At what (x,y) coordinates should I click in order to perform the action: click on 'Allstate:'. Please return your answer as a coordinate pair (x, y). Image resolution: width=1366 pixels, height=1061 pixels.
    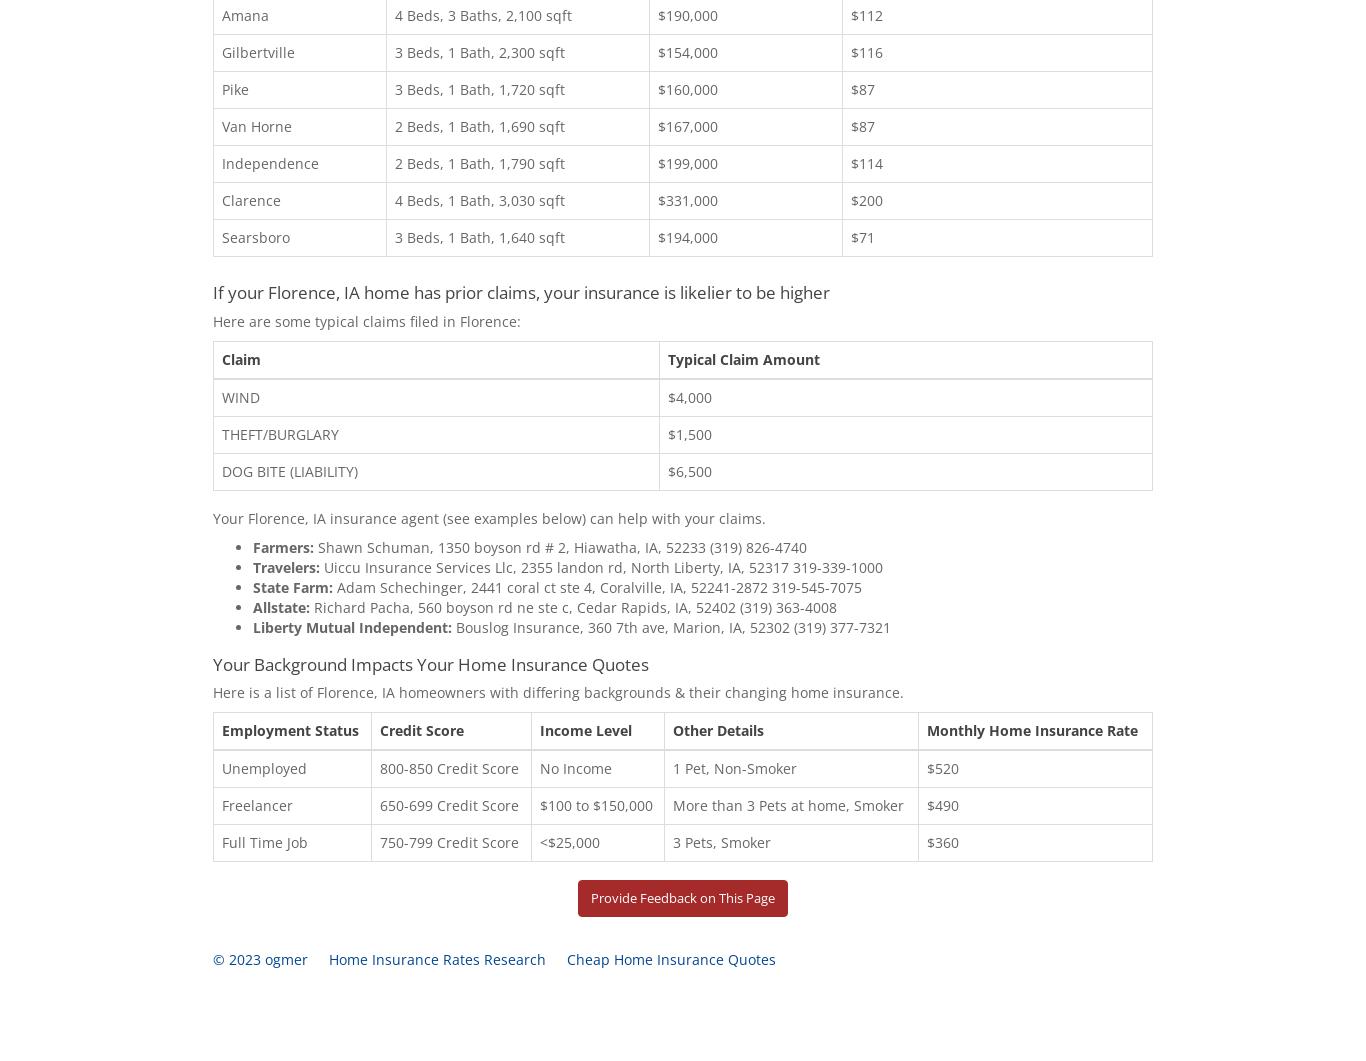
    Looking at the image, I should click on (283, 605).